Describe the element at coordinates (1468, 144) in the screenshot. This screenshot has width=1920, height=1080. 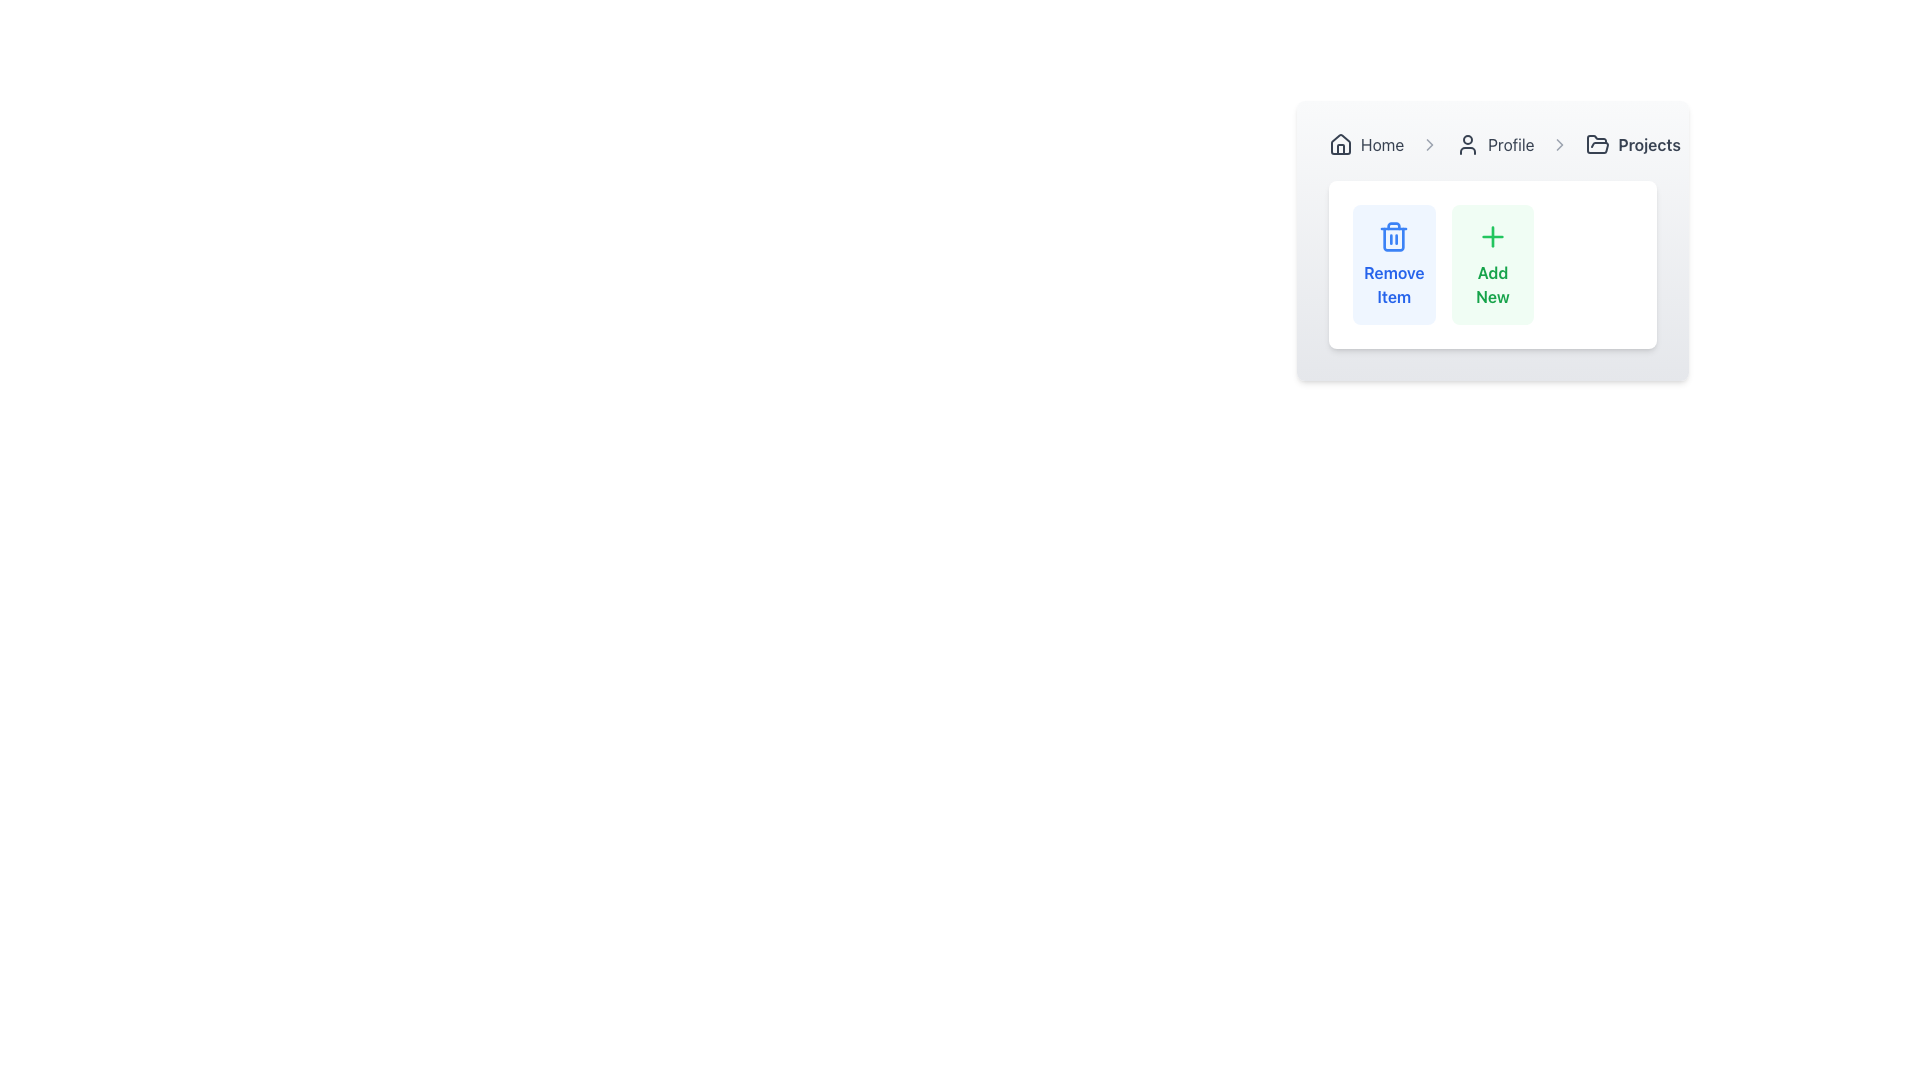
I see `the 'Profile' icon located in the upper-right section of the UI` at that location.